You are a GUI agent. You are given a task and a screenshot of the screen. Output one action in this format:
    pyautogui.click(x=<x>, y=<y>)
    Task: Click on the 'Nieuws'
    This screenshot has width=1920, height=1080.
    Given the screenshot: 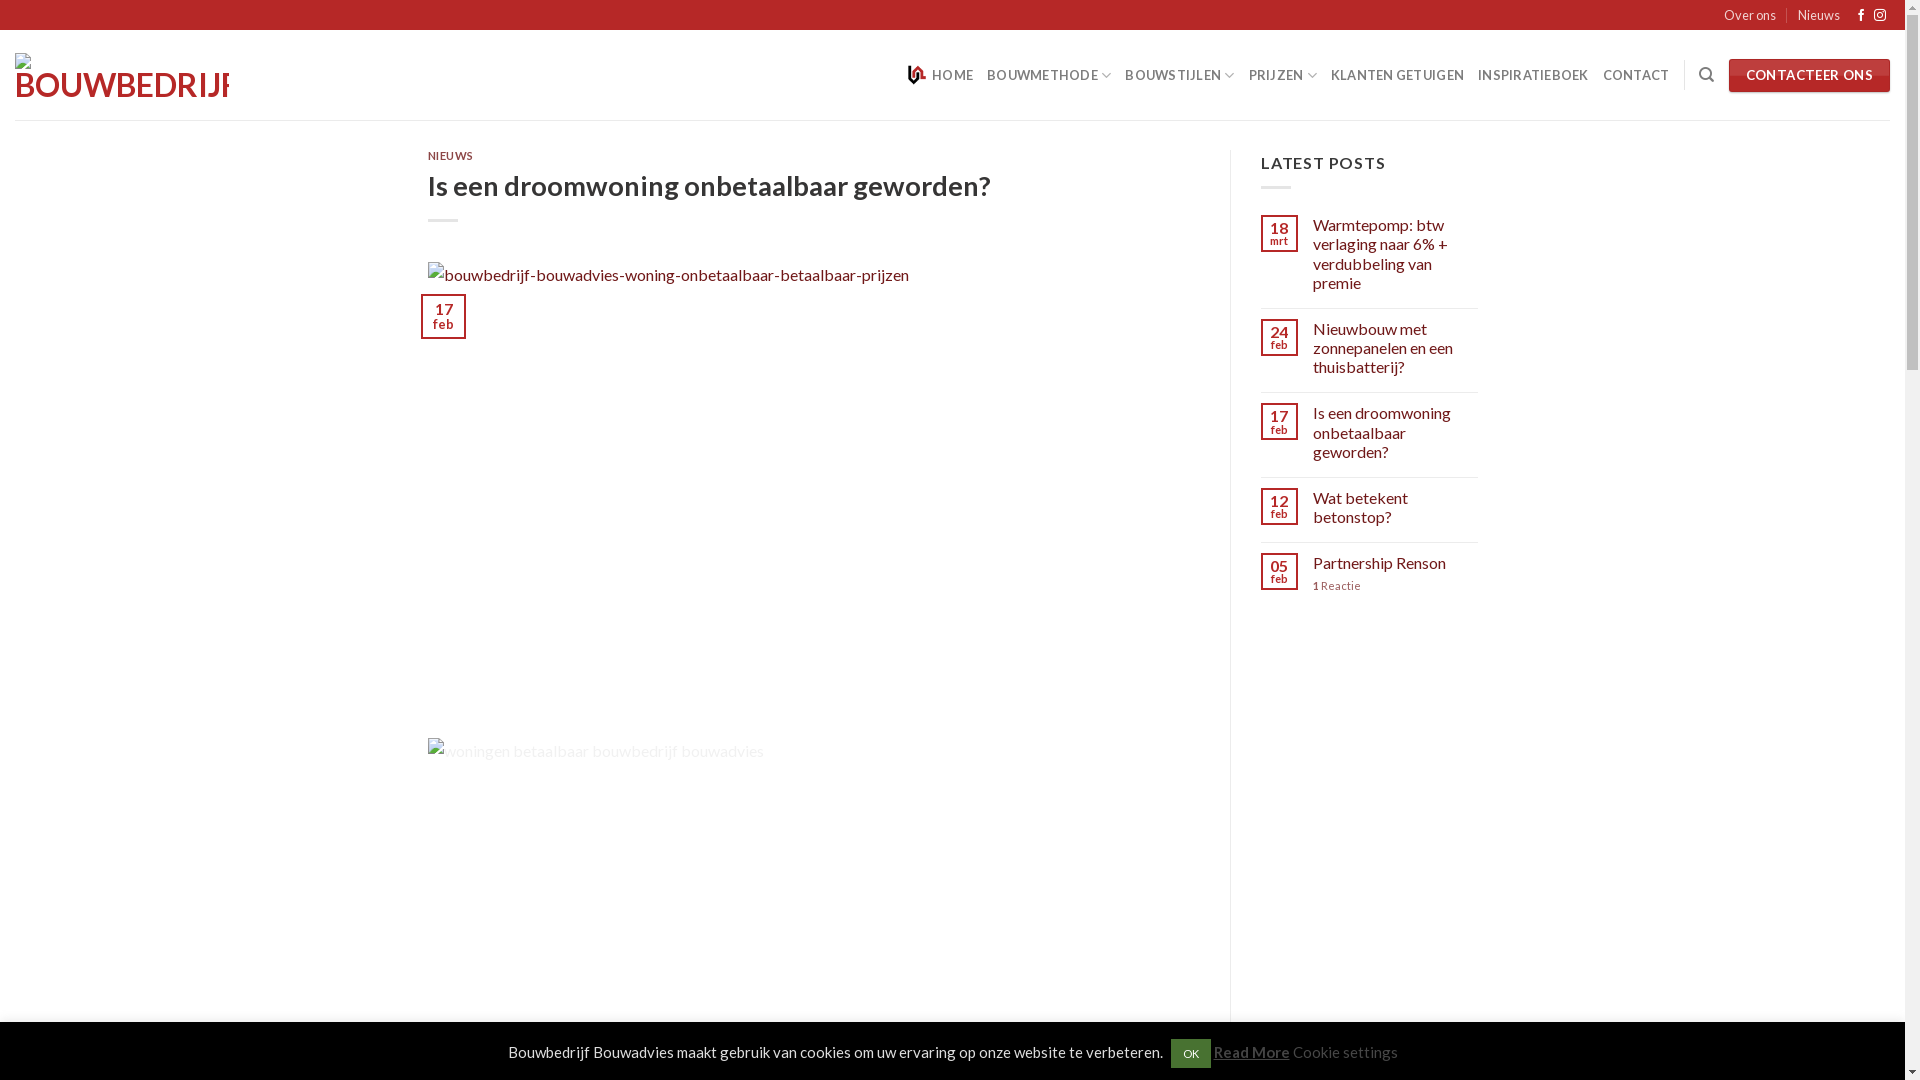 What is the action you would take?
    pyautogui.click(x=1798, y=15)
    